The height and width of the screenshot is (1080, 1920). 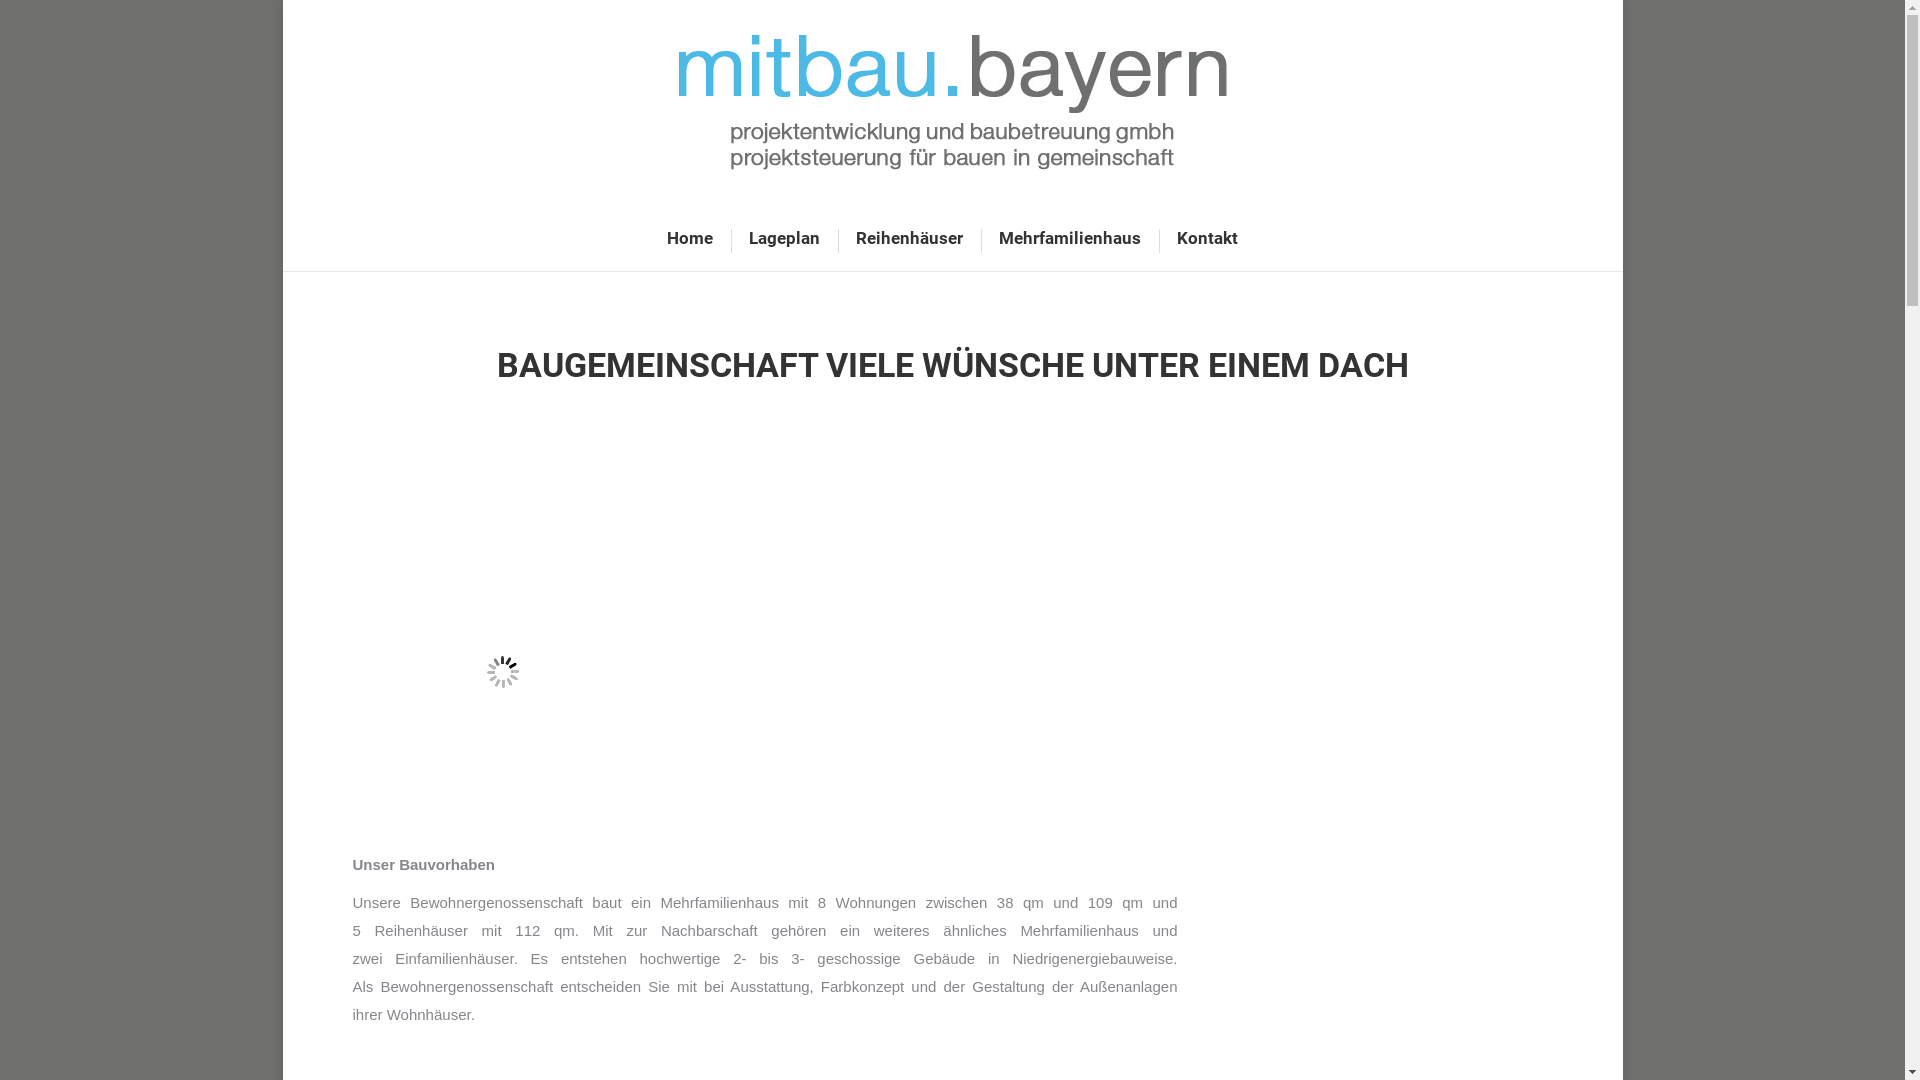 I want to click on 'Home', so click(x=690, y=237).